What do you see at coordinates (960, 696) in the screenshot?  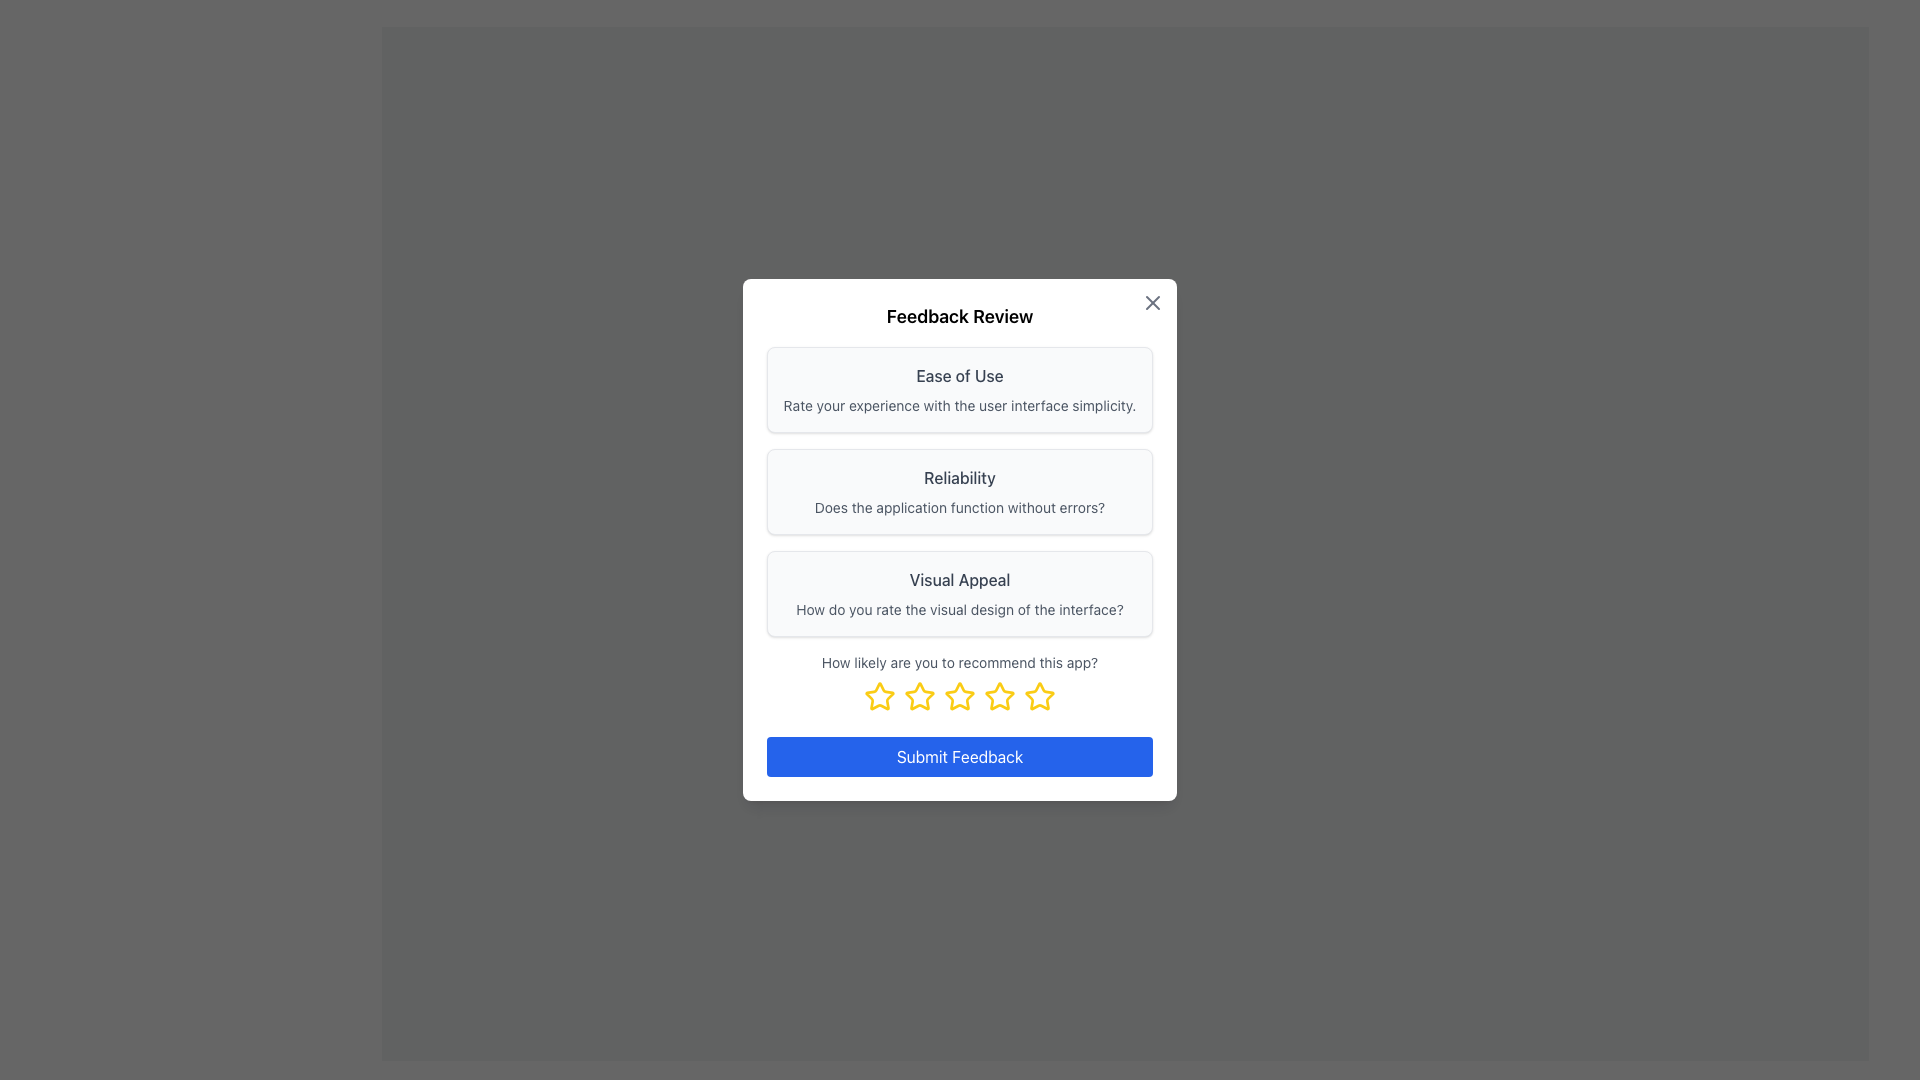 I see `the third star in the star rating icon` at bounding box center [960, 696].